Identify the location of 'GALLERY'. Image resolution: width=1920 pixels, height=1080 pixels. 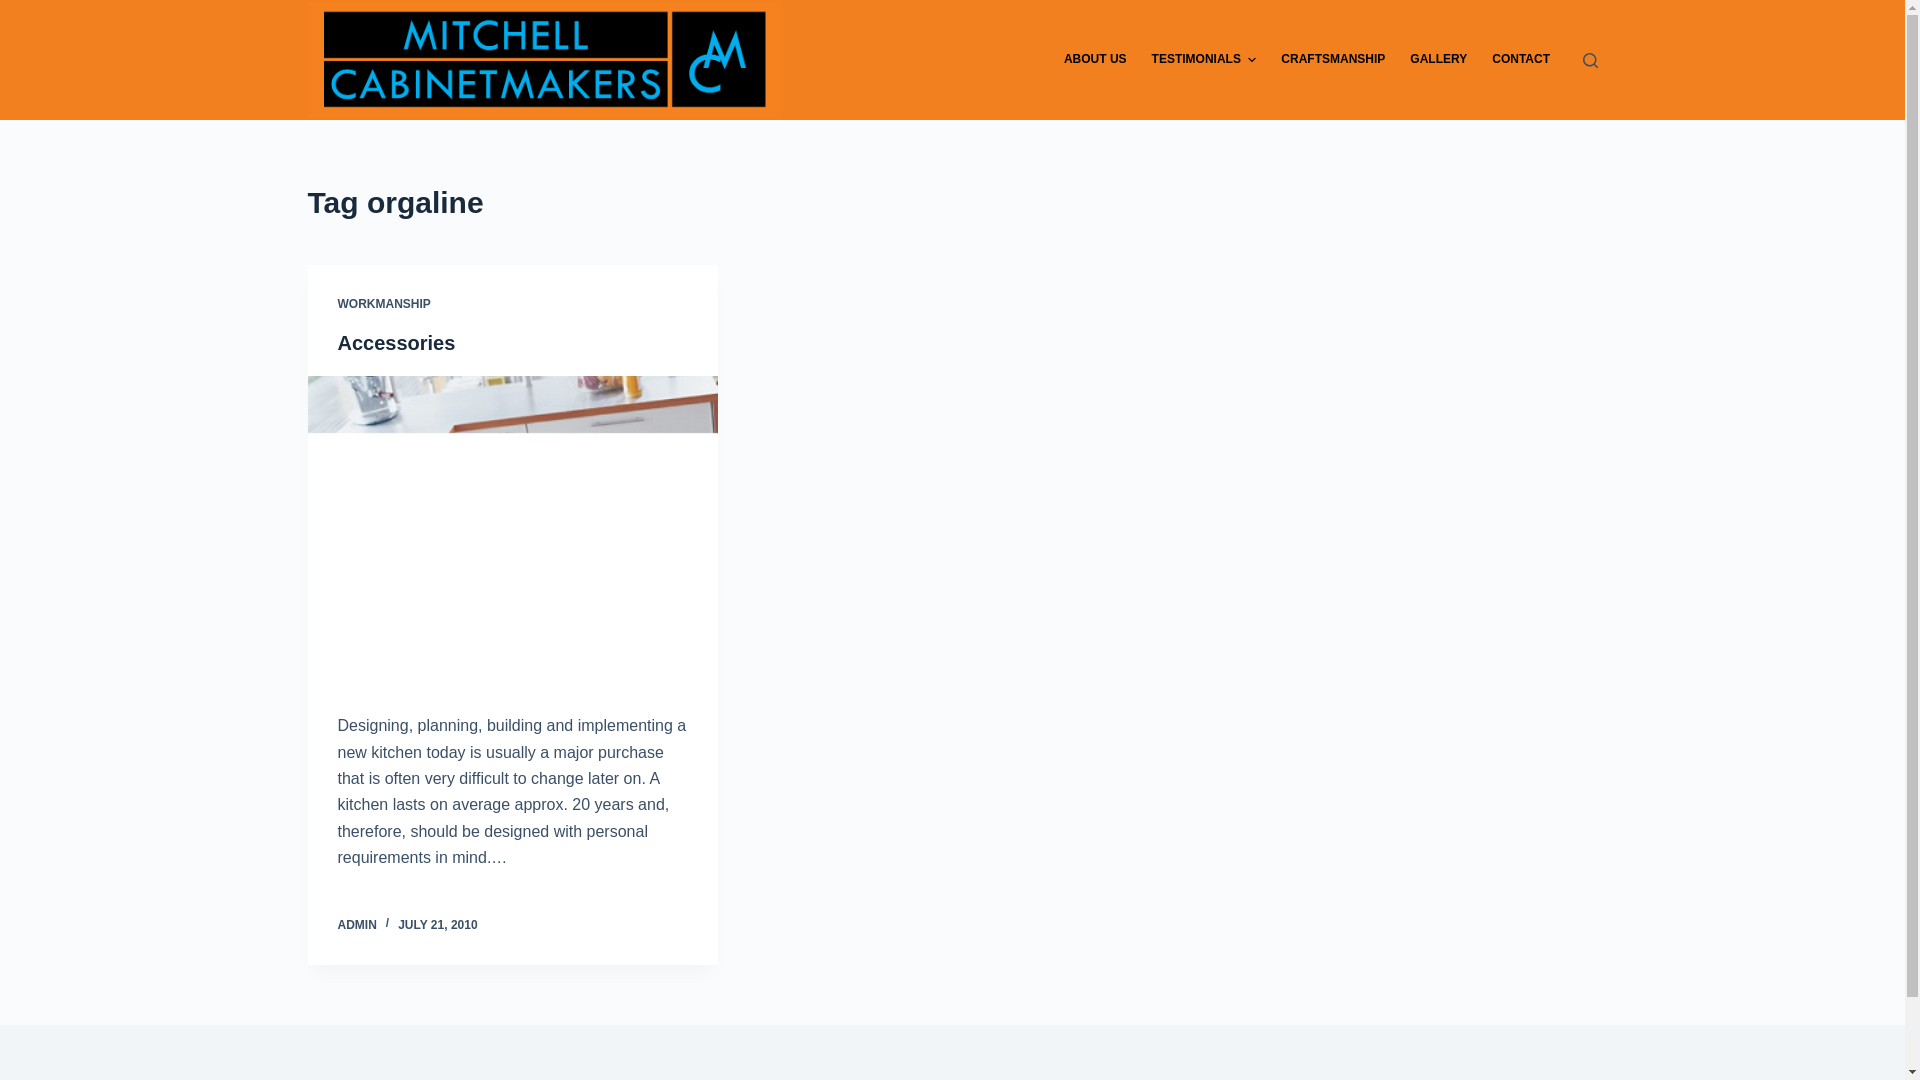
(1438, 59).